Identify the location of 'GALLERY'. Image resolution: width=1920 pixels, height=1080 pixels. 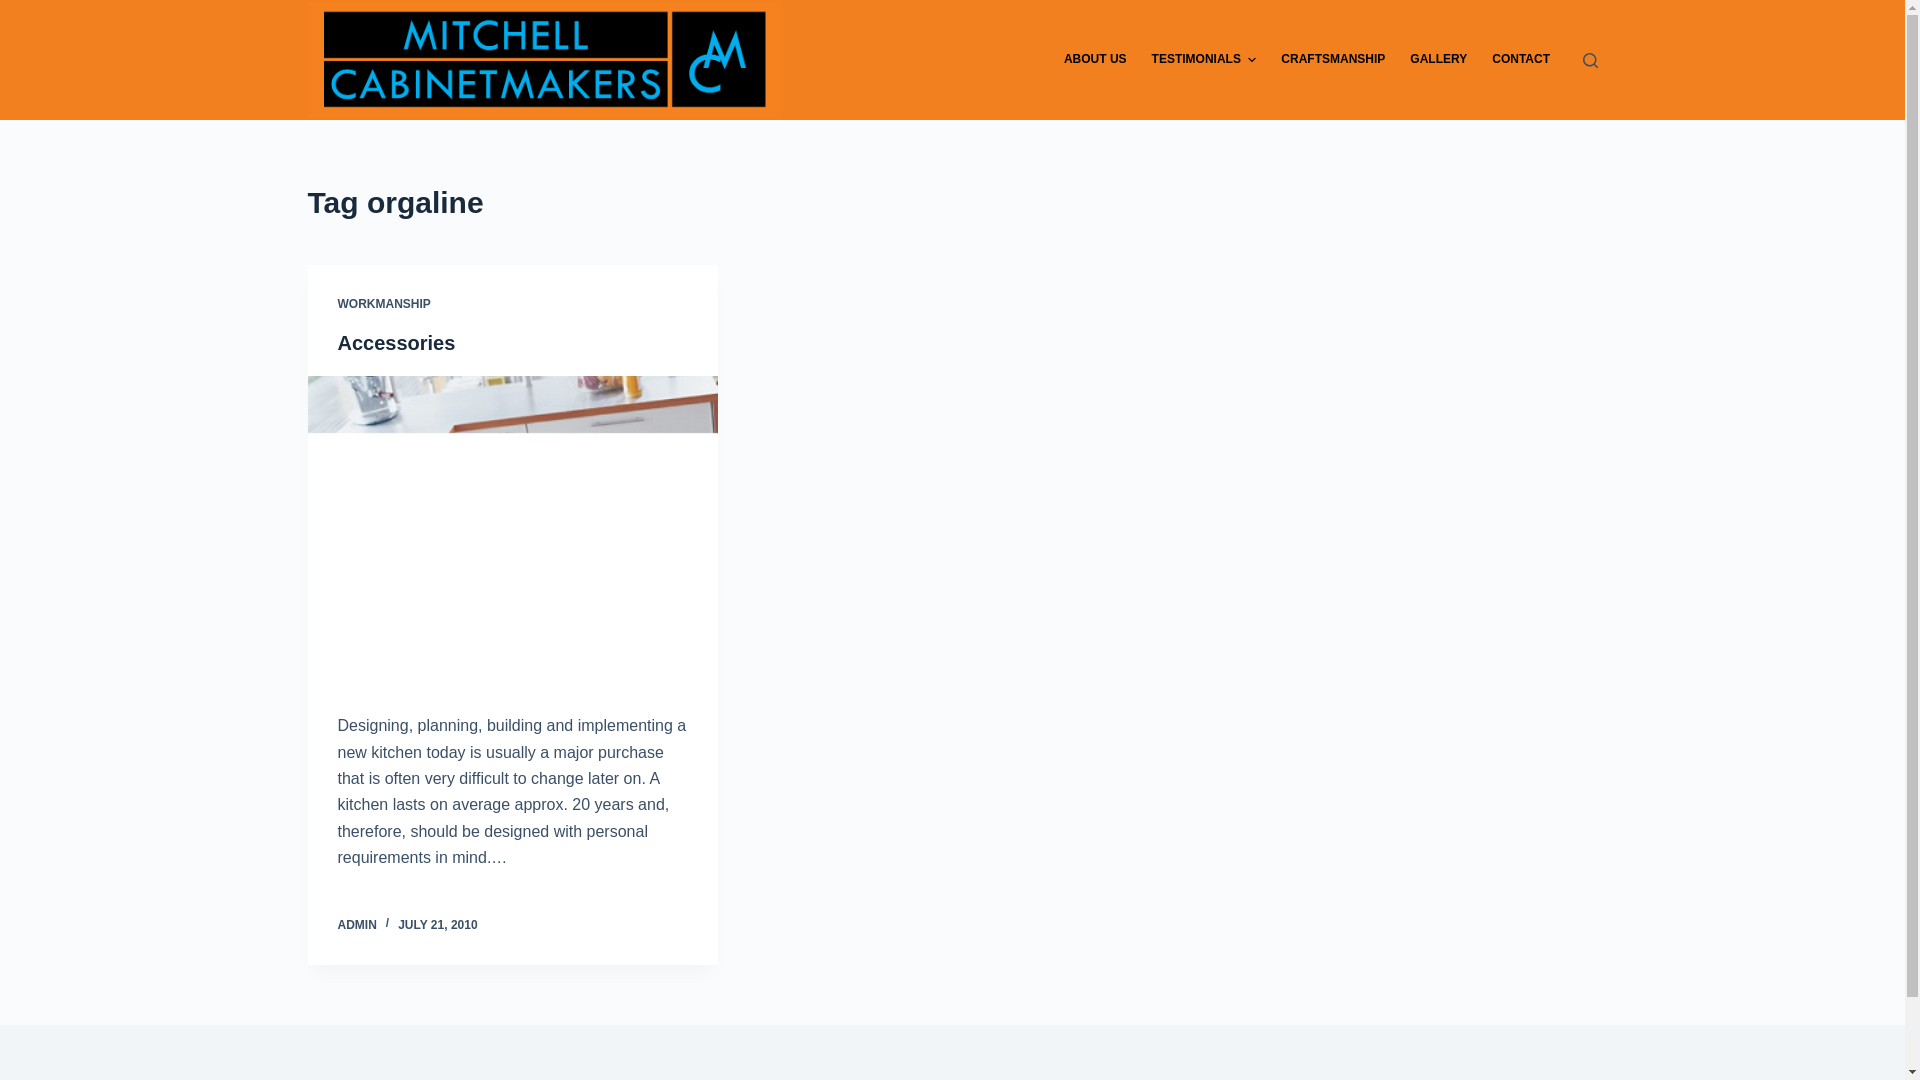
(1438, 59).